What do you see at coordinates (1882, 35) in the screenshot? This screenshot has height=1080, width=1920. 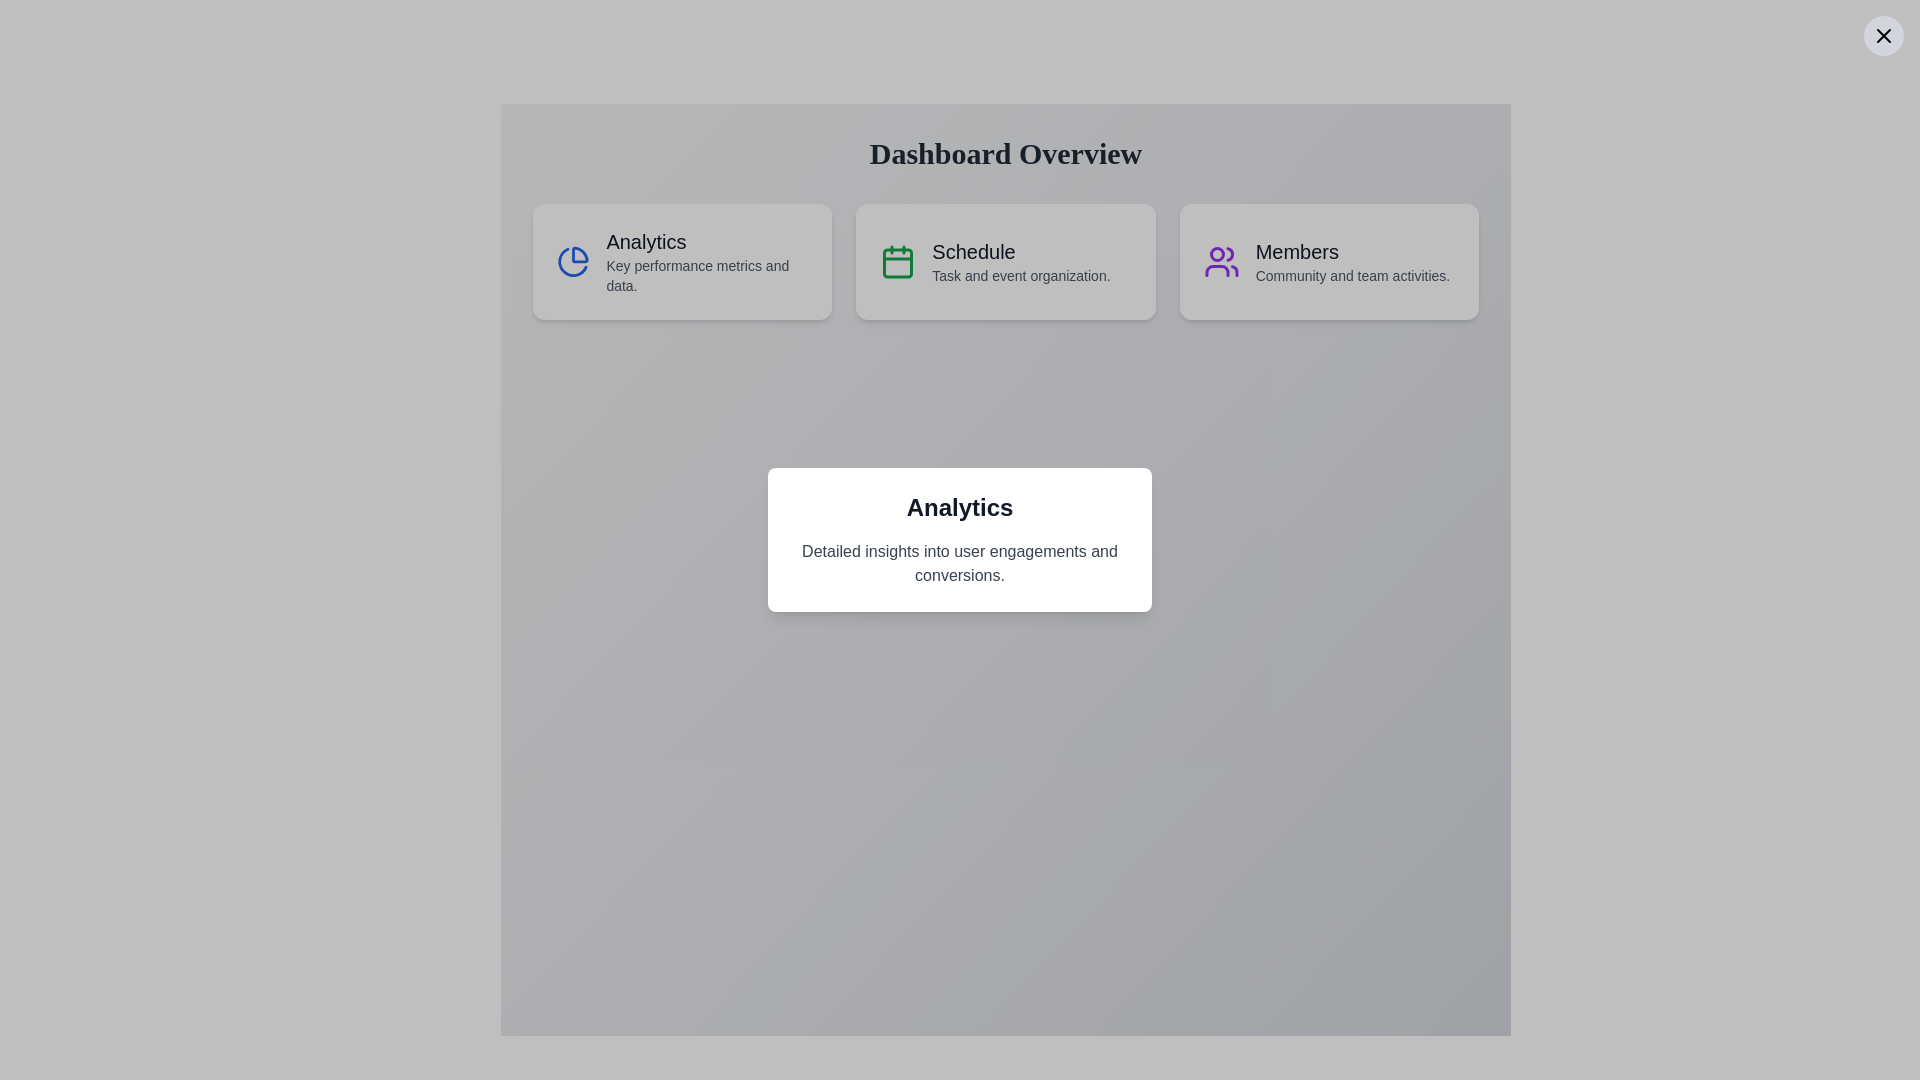 I see `the circular button with a gray background and a black 'X' icon located in the top-right corner of the interface to change its background color` at bounding box center [1882, 35].